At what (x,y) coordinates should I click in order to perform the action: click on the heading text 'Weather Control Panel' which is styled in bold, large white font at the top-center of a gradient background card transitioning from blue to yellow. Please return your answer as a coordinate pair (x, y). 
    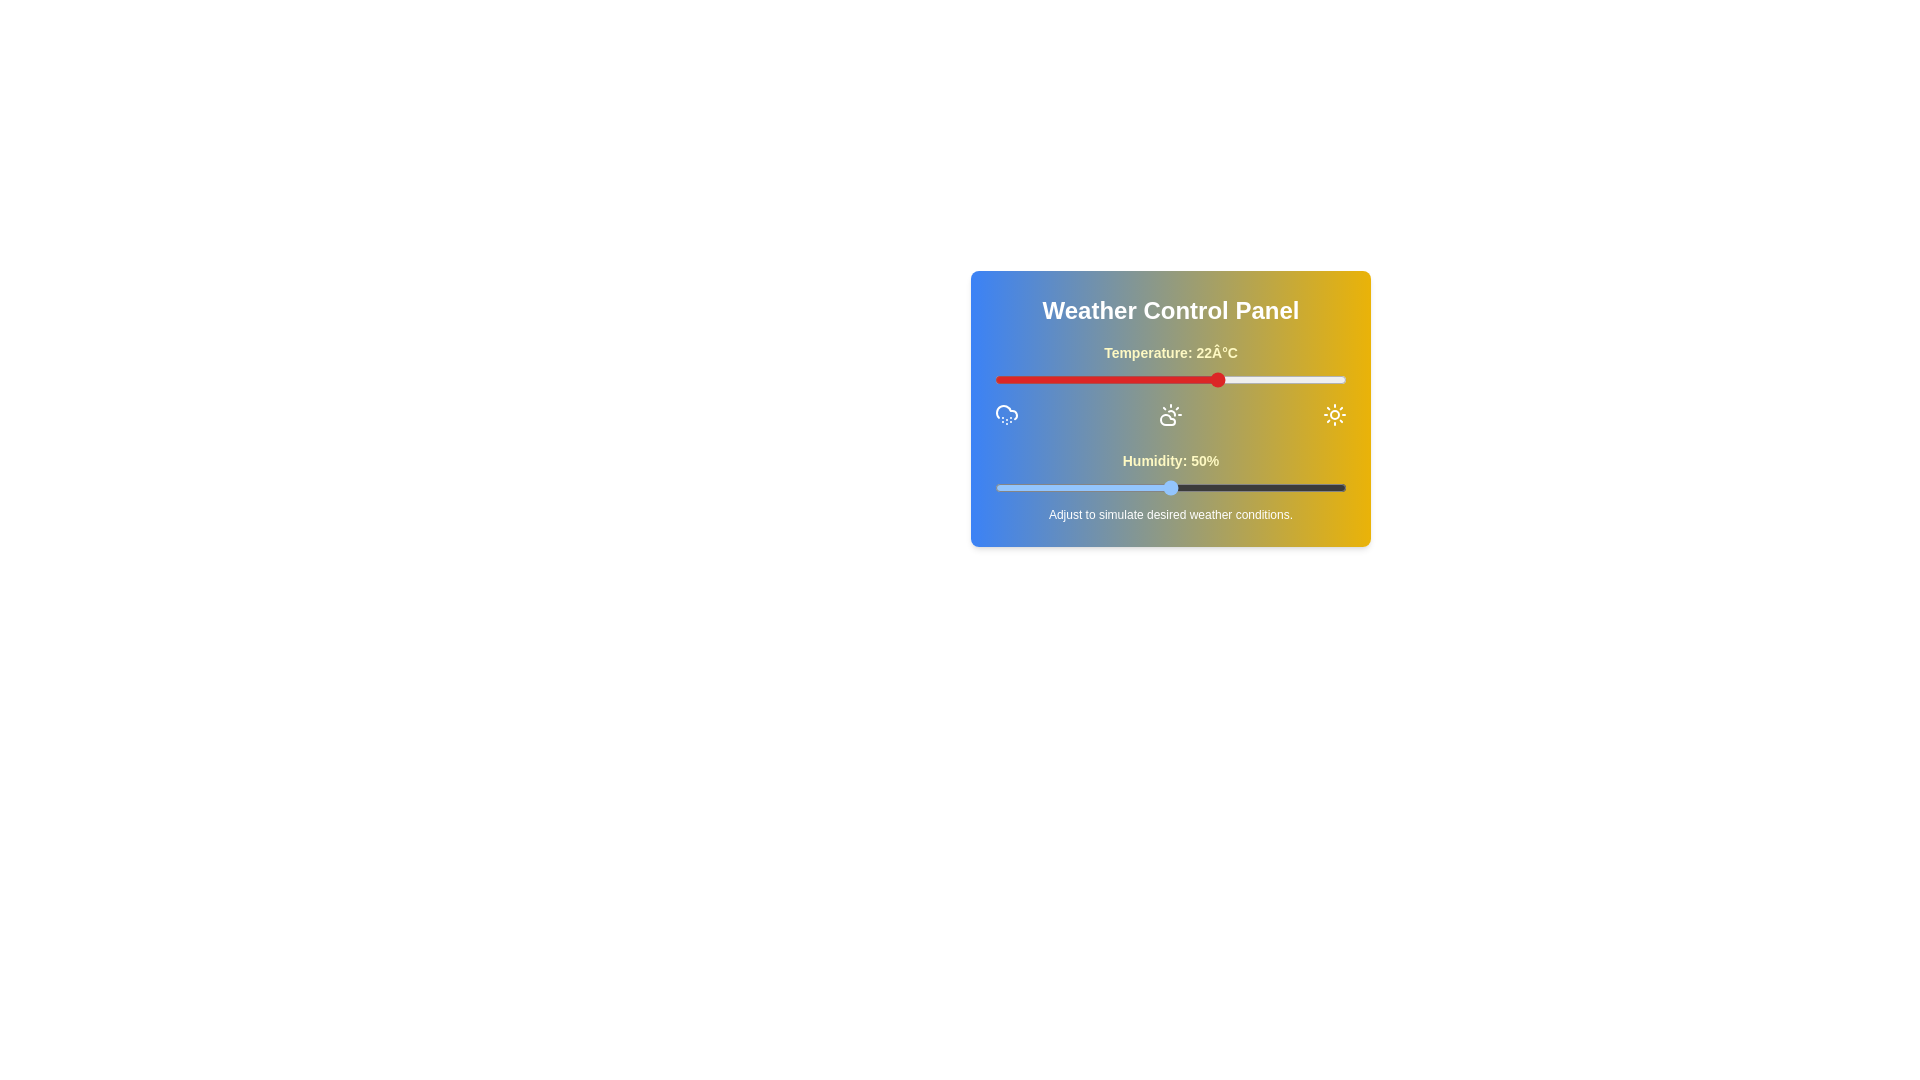
    Looking at the image, I should click on (1171, 311).